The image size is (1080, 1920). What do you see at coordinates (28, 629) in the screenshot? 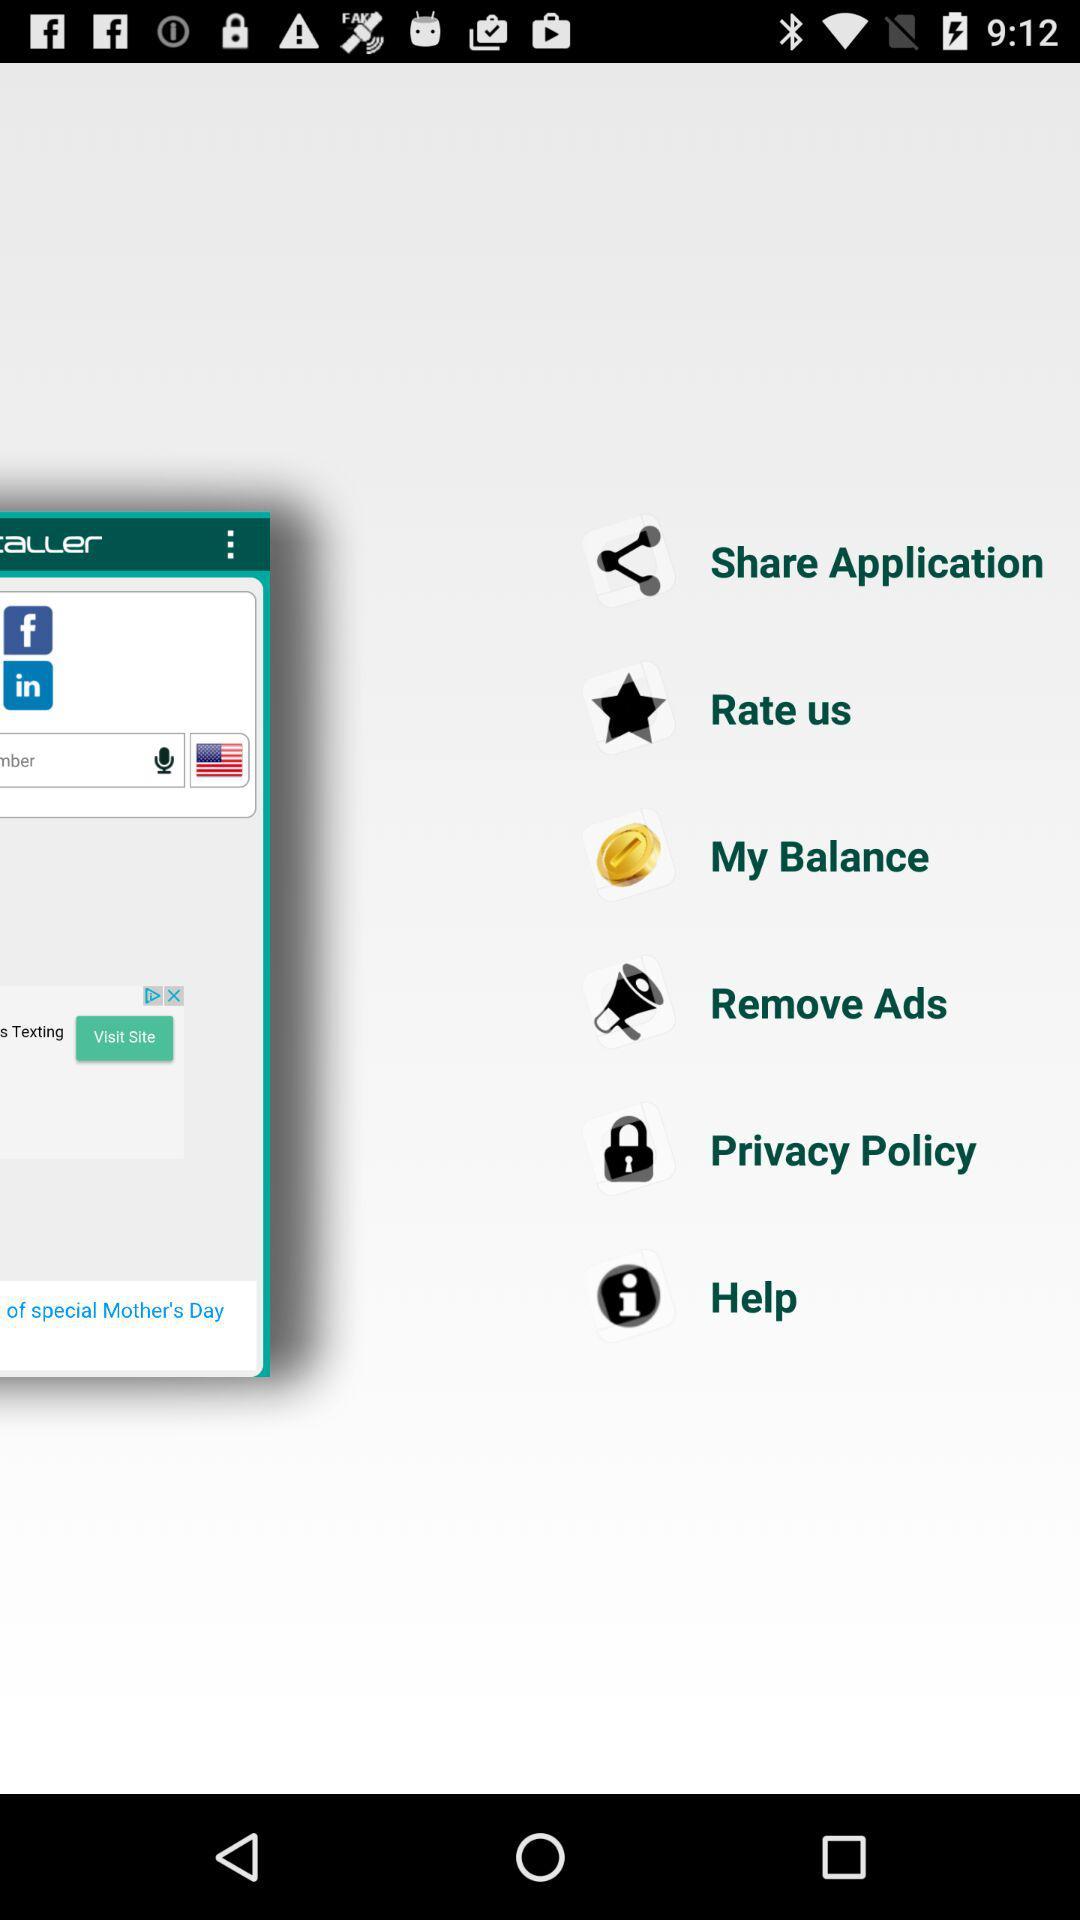
I see `facebook` at bounding box center [28, 629].